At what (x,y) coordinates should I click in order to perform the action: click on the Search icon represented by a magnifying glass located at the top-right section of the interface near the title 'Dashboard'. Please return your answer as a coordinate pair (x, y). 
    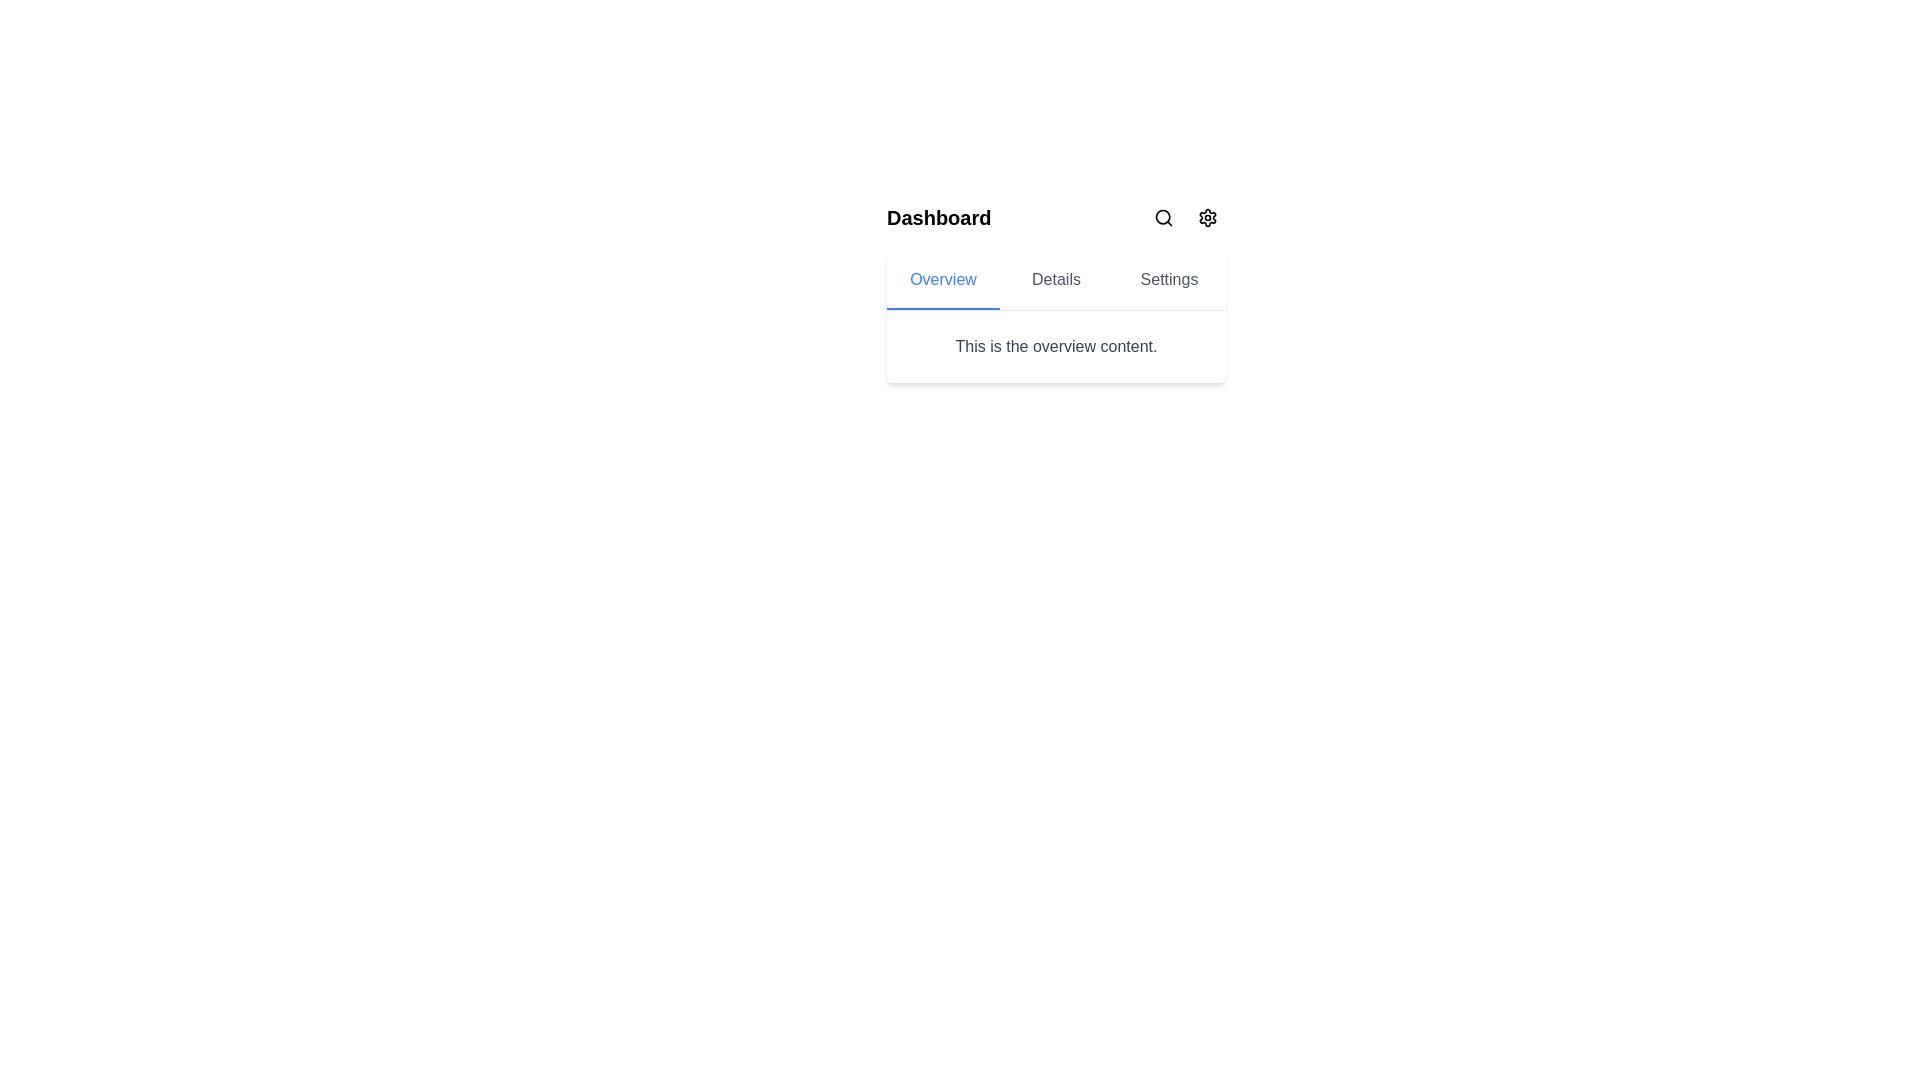
    Looking at the image, I should click on (1163, 218).